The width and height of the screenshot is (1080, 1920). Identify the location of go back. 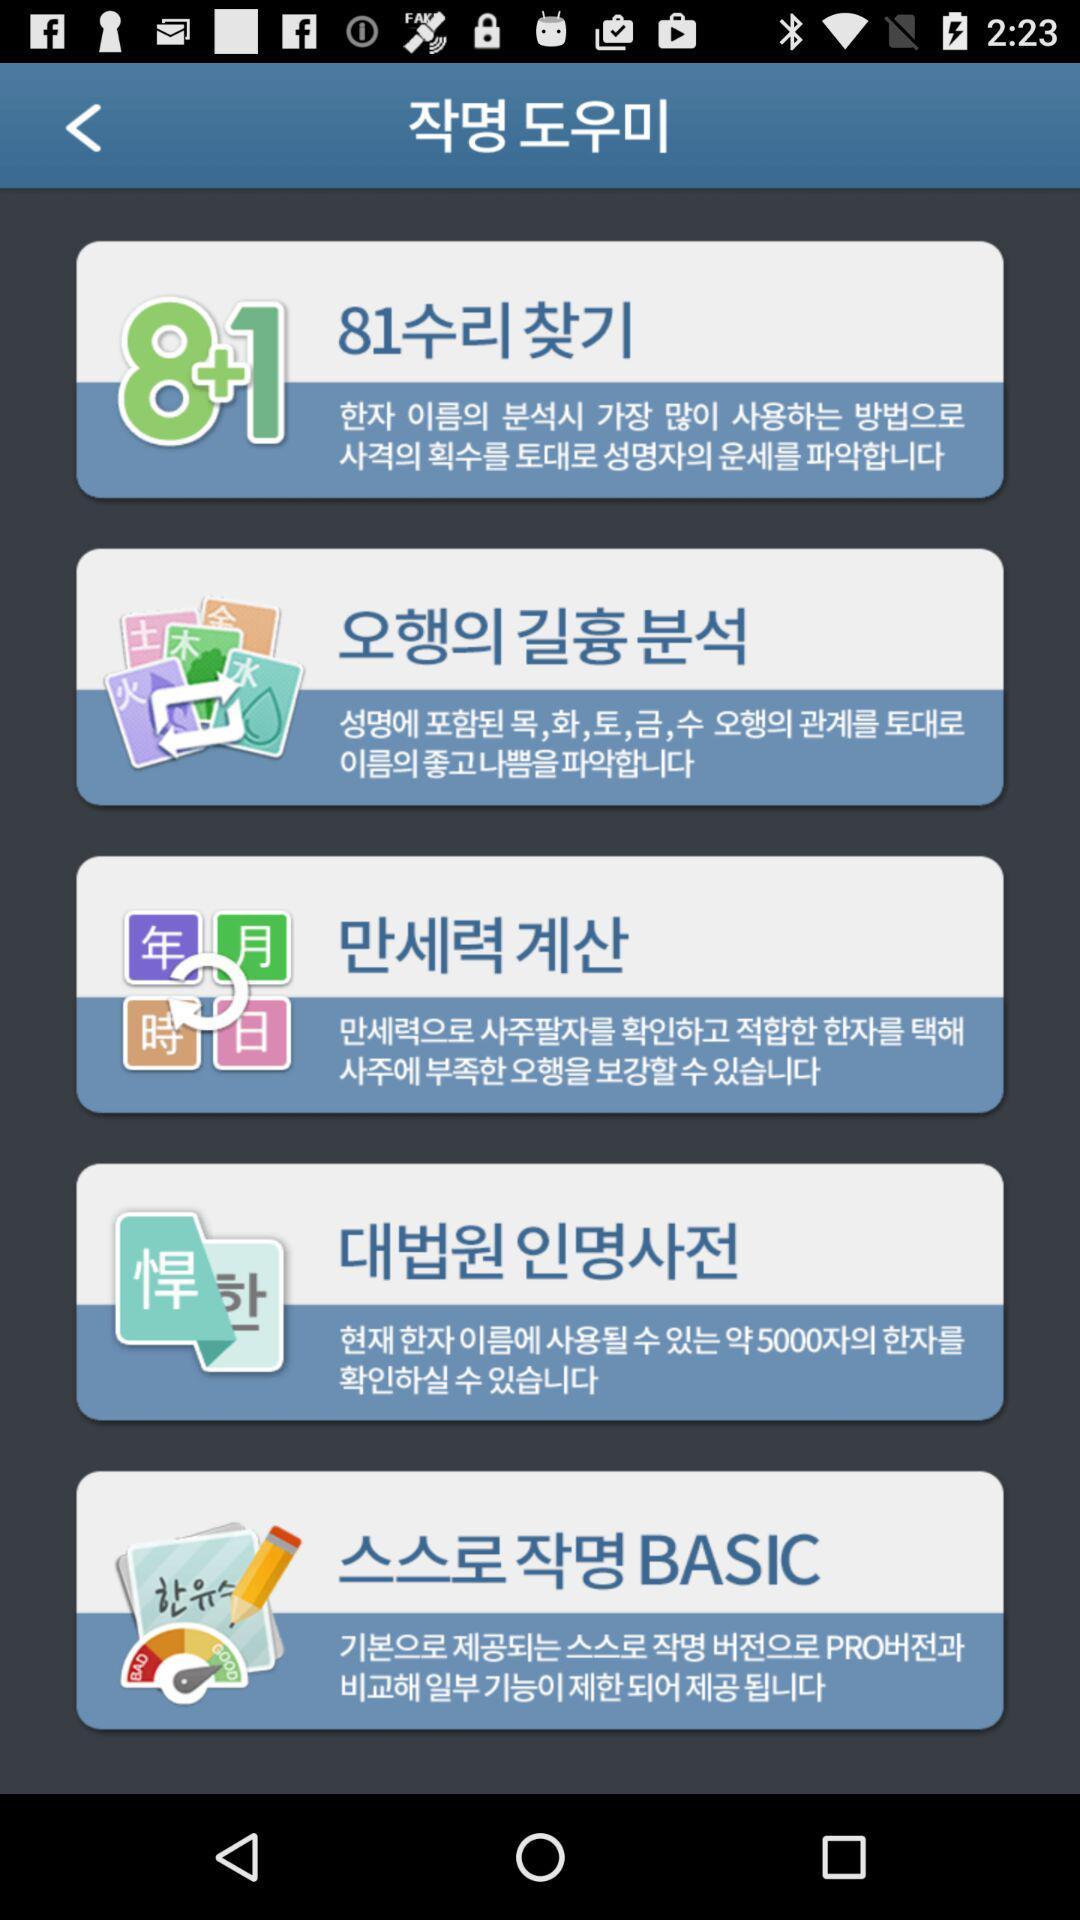
(108, 132).